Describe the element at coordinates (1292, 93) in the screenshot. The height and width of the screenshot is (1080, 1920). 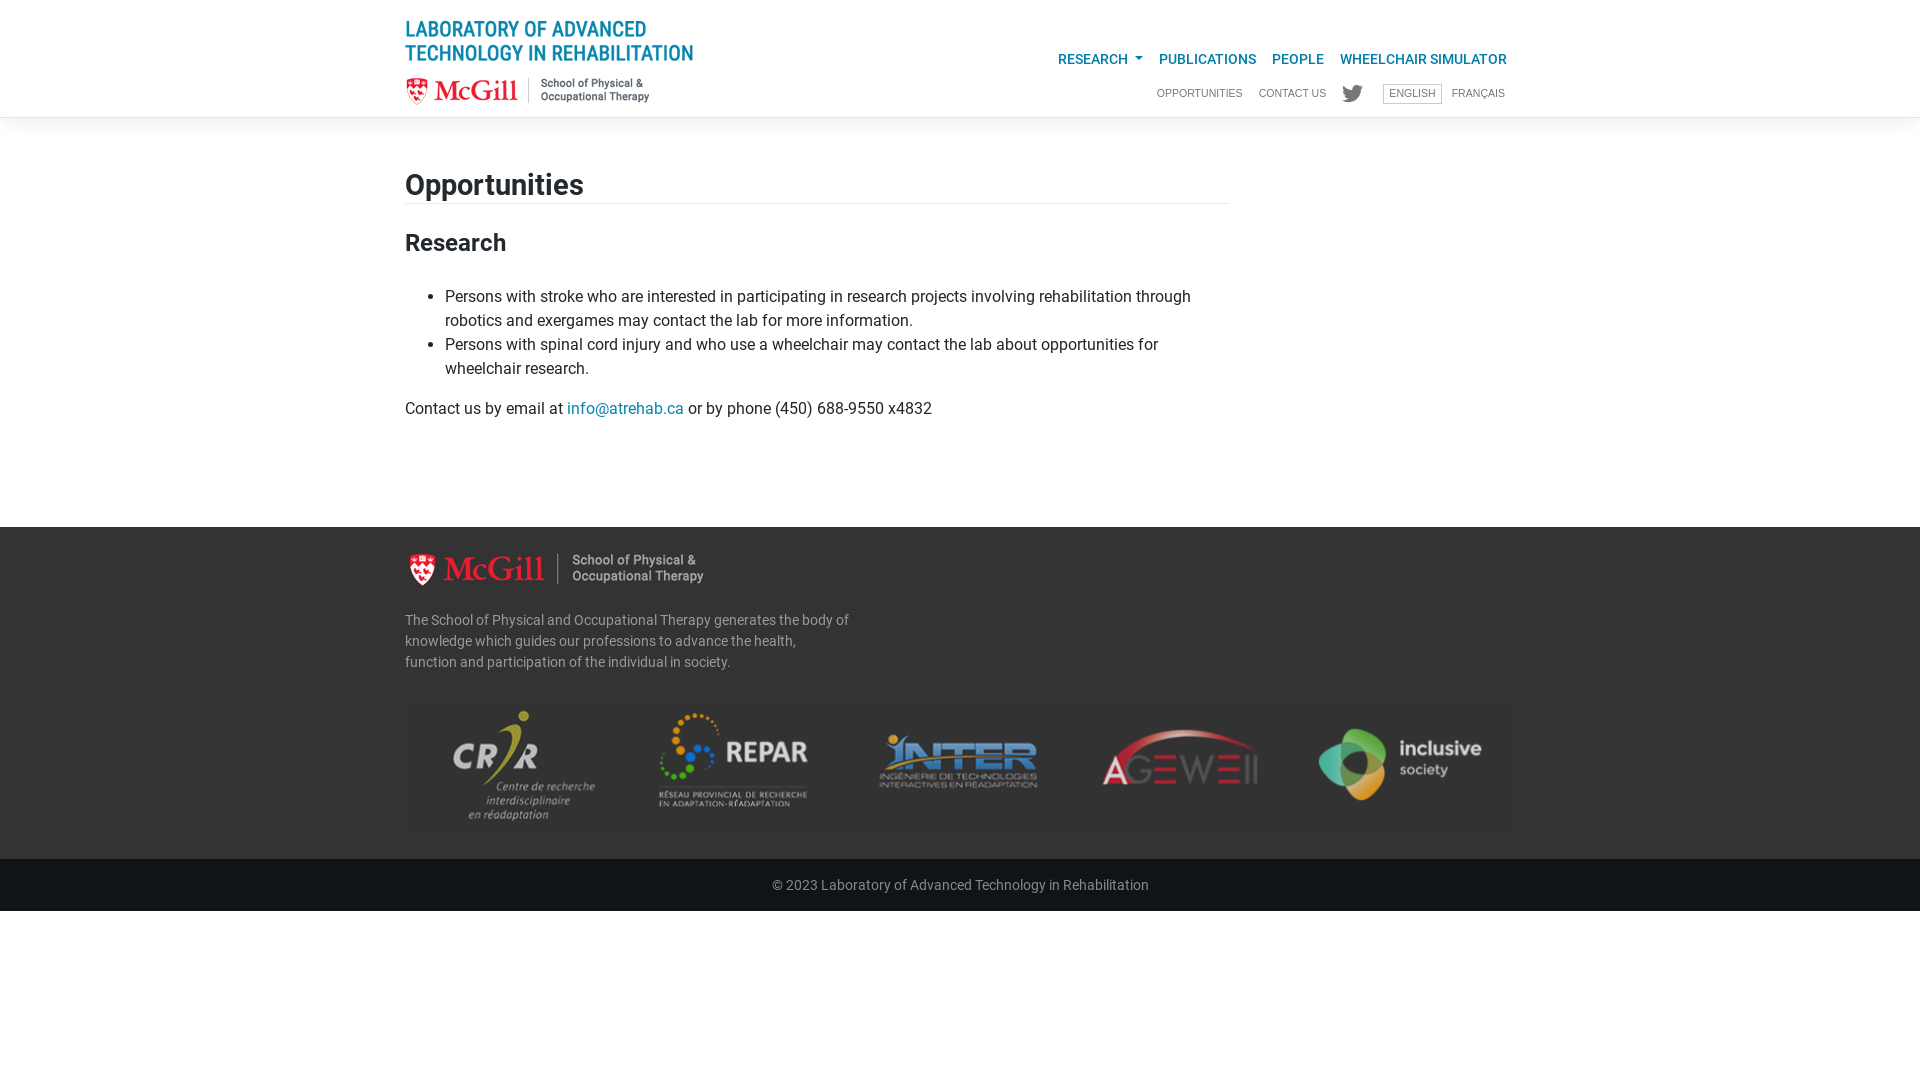
I see `'CONTACT US'` at that location.